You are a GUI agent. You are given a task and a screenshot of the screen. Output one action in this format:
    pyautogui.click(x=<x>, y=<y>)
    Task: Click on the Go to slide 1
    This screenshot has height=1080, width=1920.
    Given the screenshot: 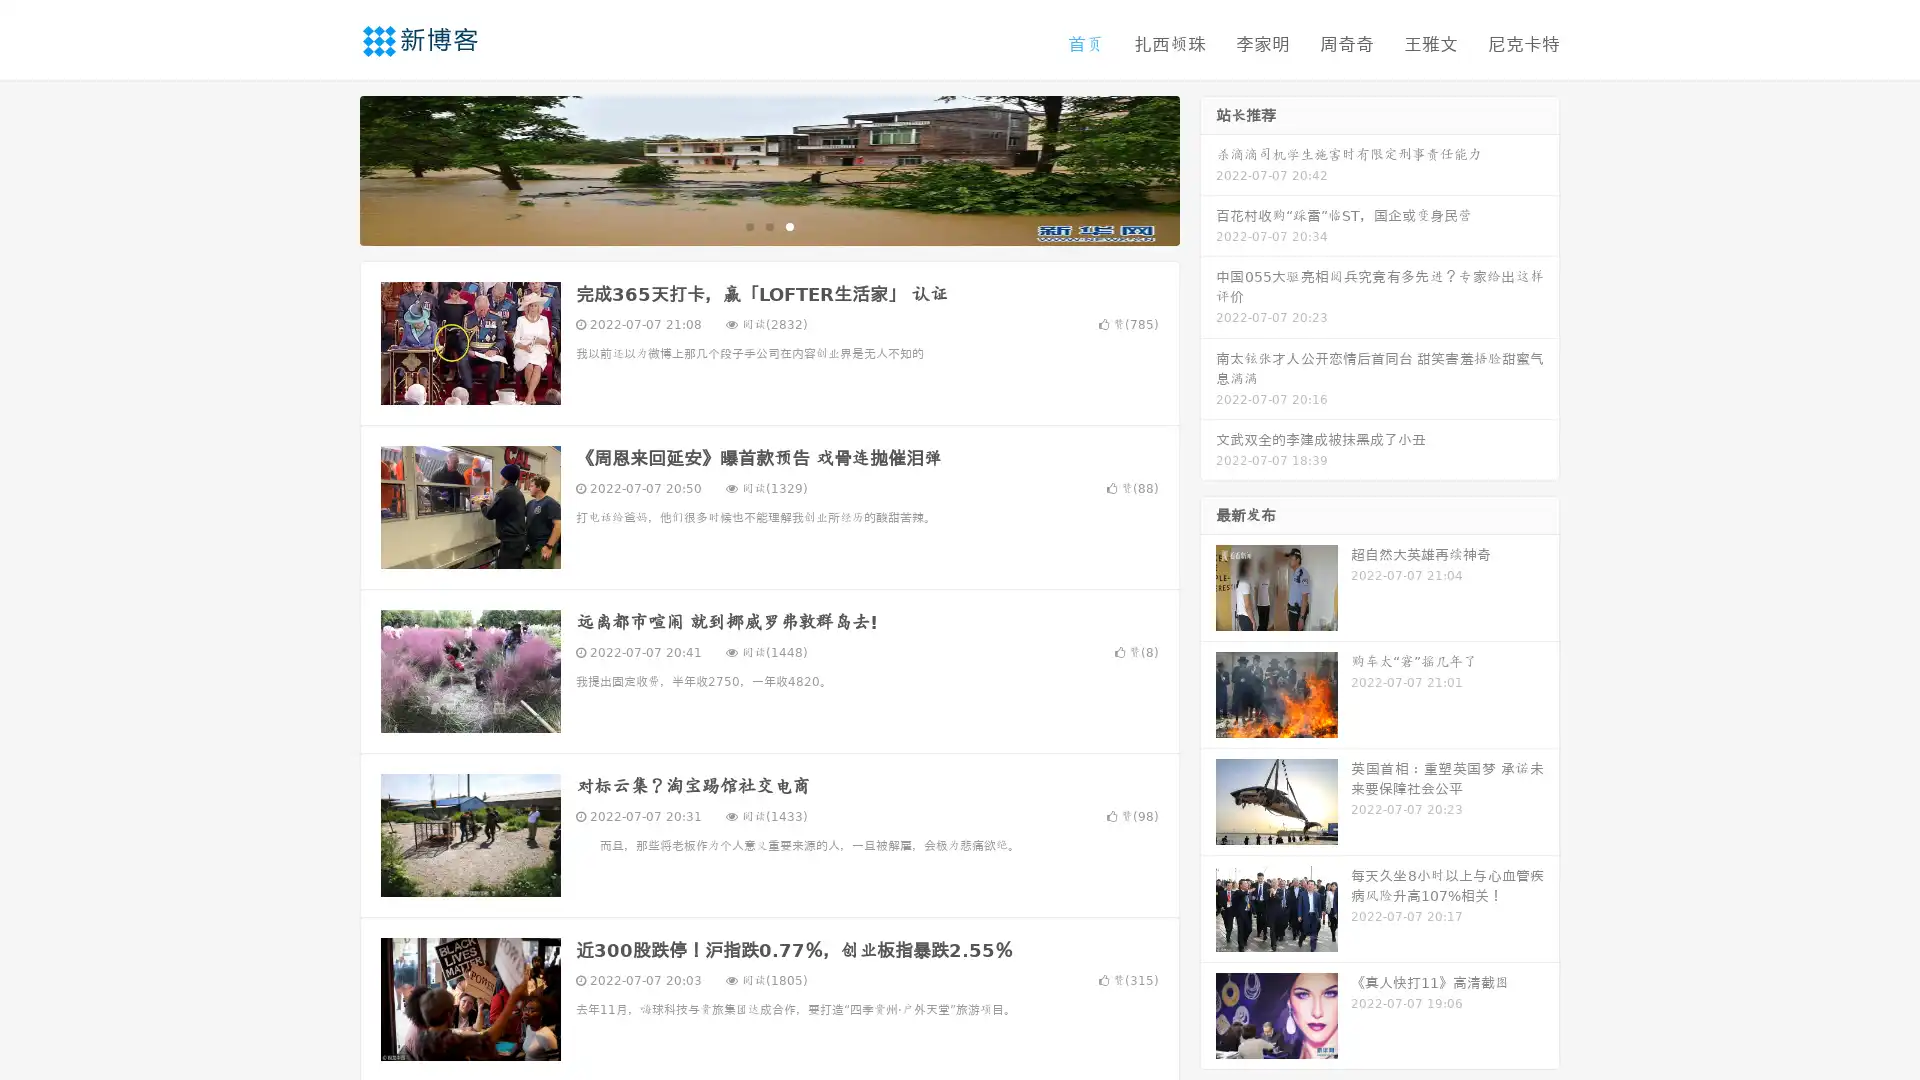 What is the action you would take?
    pyautogui.click(x=748, y=225)
    